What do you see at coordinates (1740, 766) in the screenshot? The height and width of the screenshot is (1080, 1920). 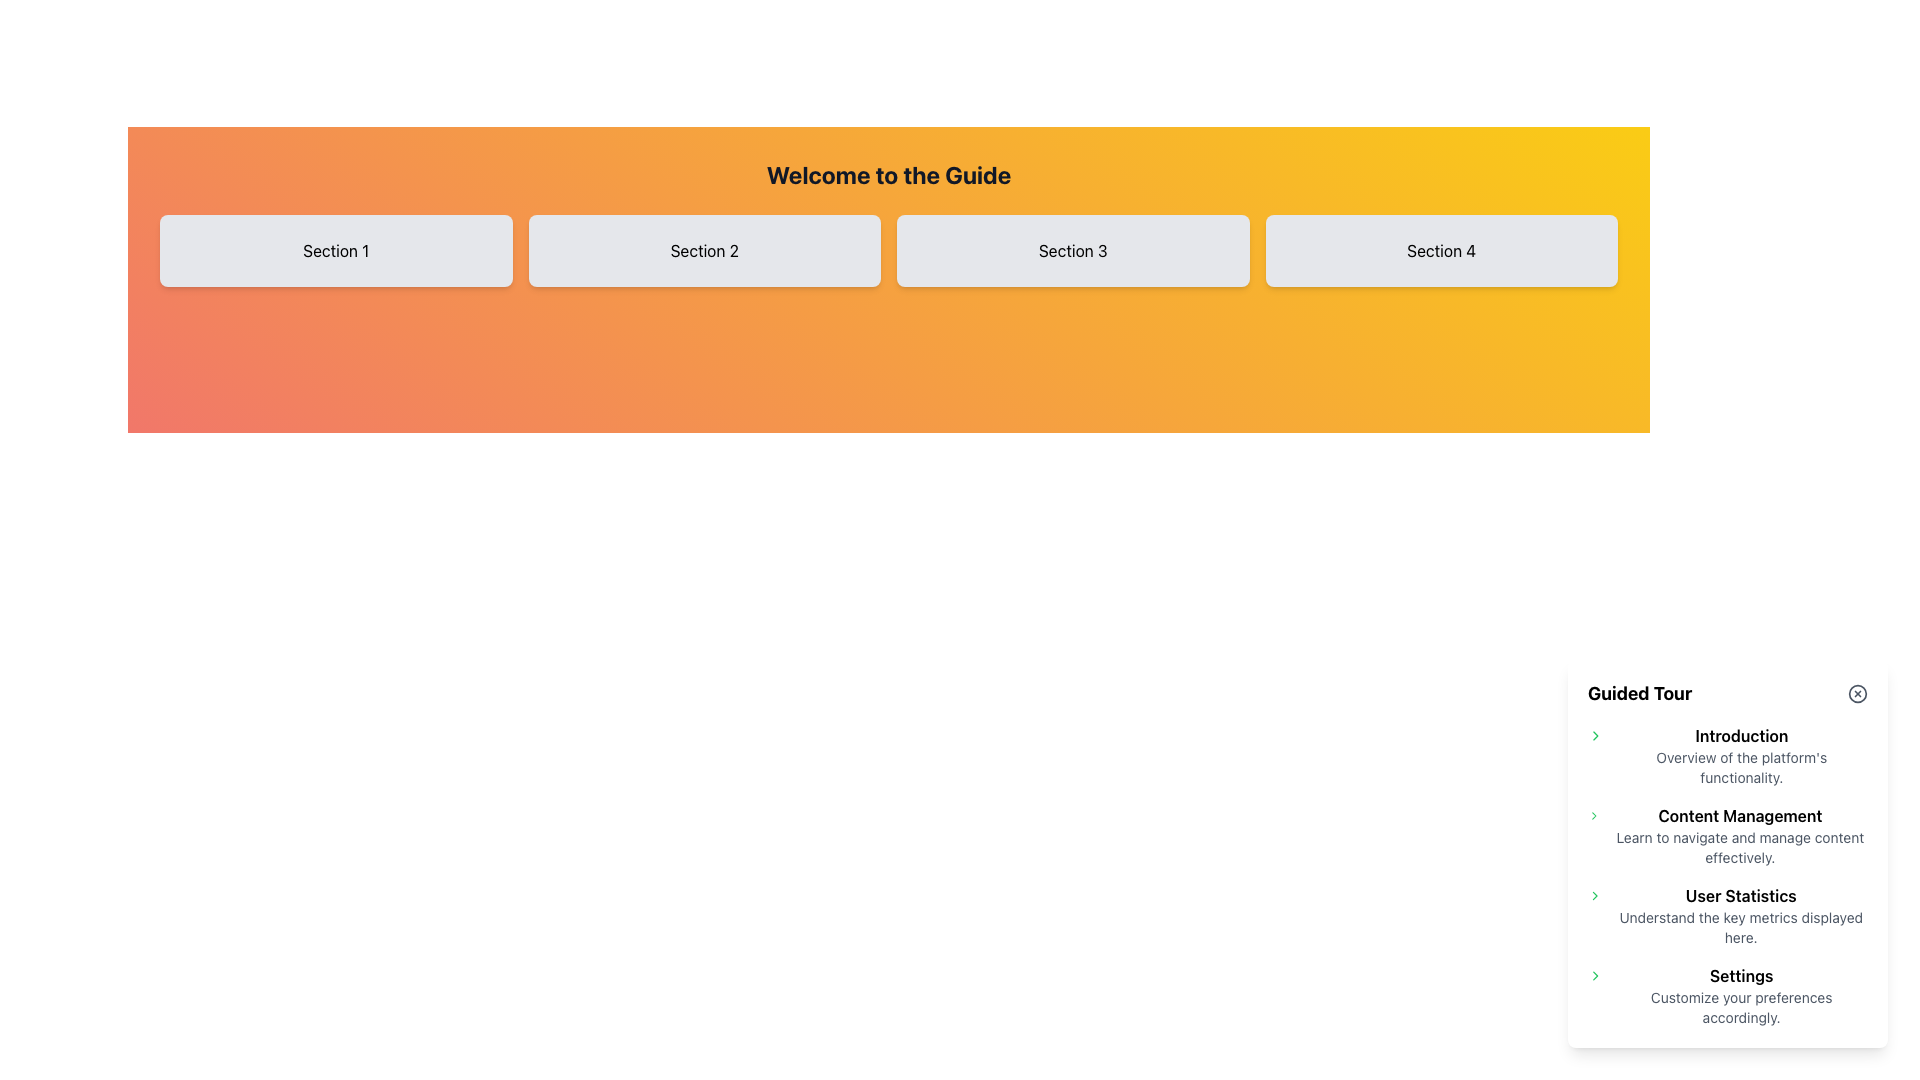 I see `the text segment styled in a smaller font size and light gray color that conveys the message: "Overview of the platform's functionality," located below the 'Introduction' title in the right-hand panel labeled 'Guided Tour'` at bounding box center [1740, 766].